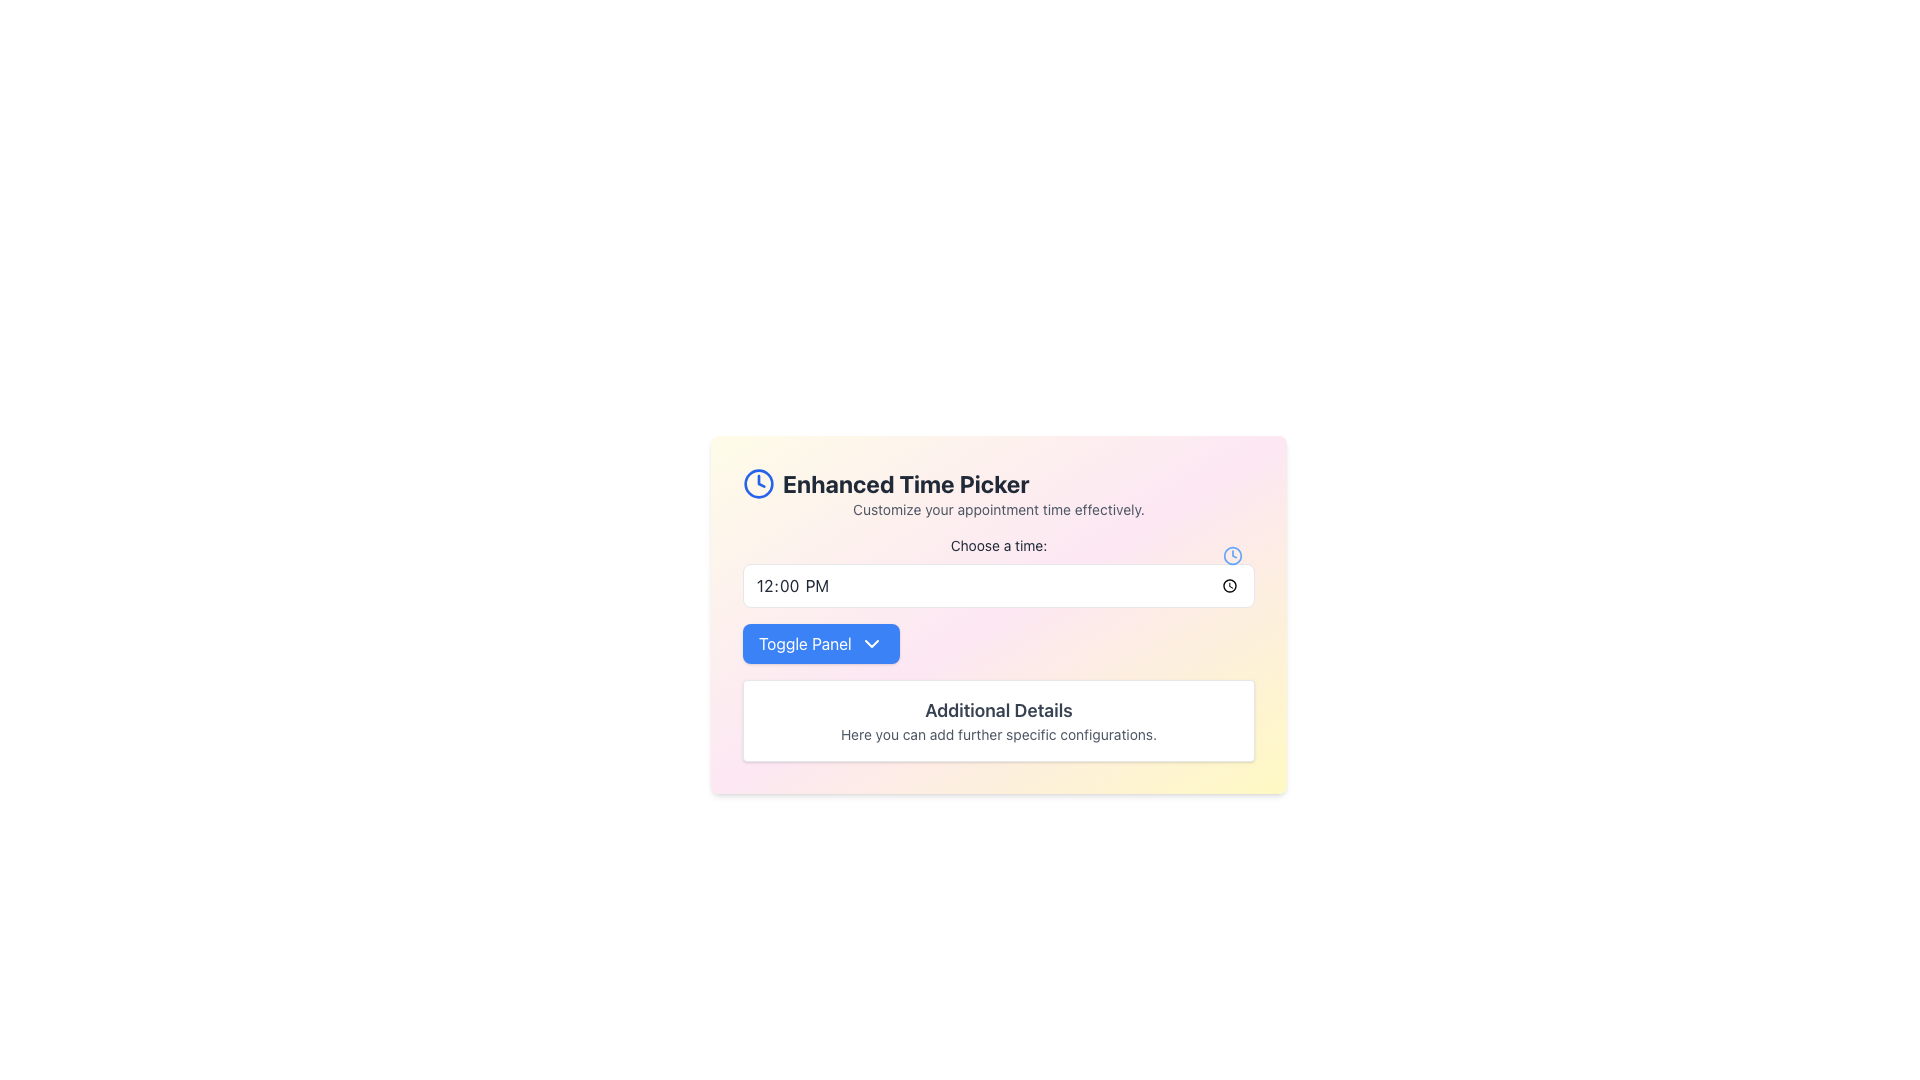  What do you see at coordinates (760, 481) in the screenshot?
I see `the clock hand element of the clock icon within the header of the 'Enhanced Time Picker' card interface` at bounding box center [760, 481].